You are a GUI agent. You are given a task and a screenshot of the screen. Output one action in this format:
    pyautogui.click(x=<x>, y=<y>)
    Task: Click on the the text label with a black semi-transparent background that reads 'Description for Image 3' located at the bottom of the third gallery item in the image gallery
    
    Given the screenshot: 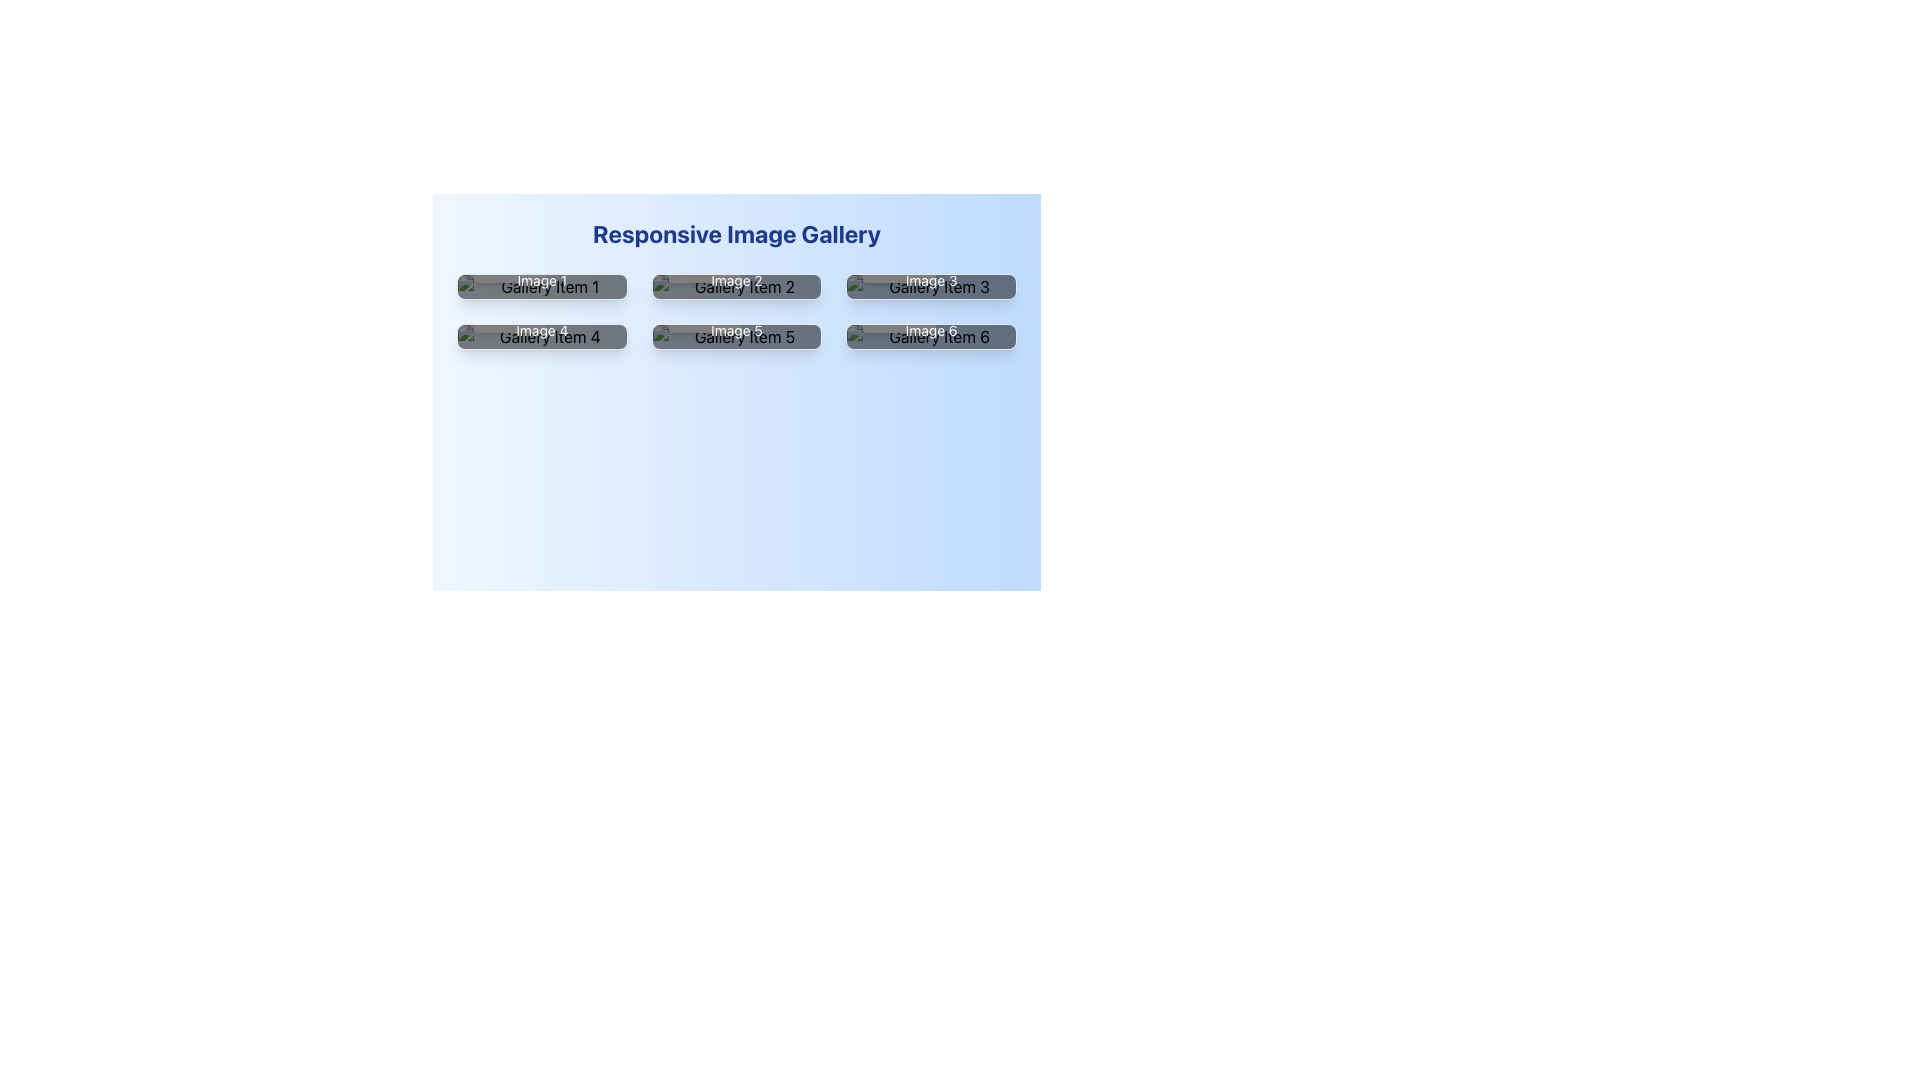 What is the action you would take?
    pyautogui.click(x=930, y=270)
    